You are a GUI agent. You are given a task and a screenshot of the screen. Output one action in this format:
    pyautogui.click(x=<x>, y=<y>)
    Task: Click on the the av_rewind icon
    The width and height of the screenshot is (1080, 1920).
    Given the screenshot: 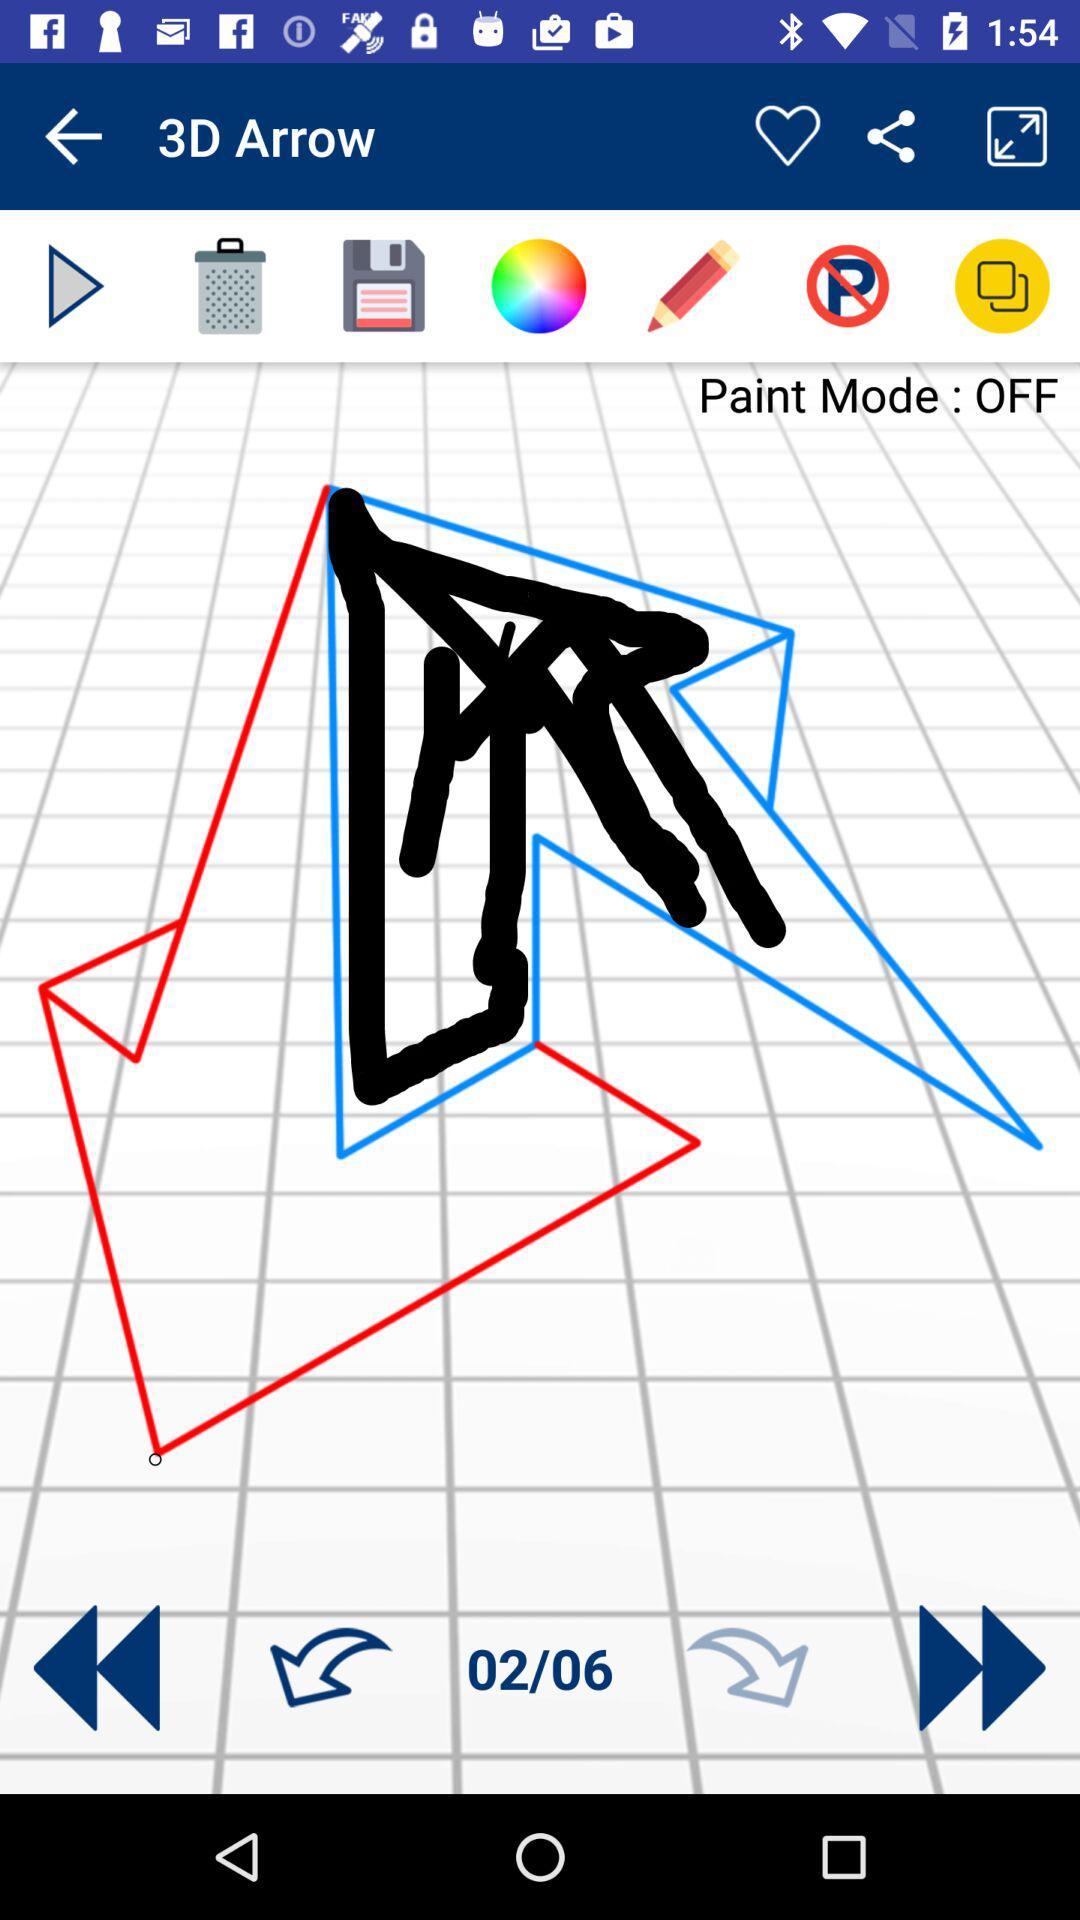 What is the action you would take?
    pyautogui.click(x=96, y=1668)
    